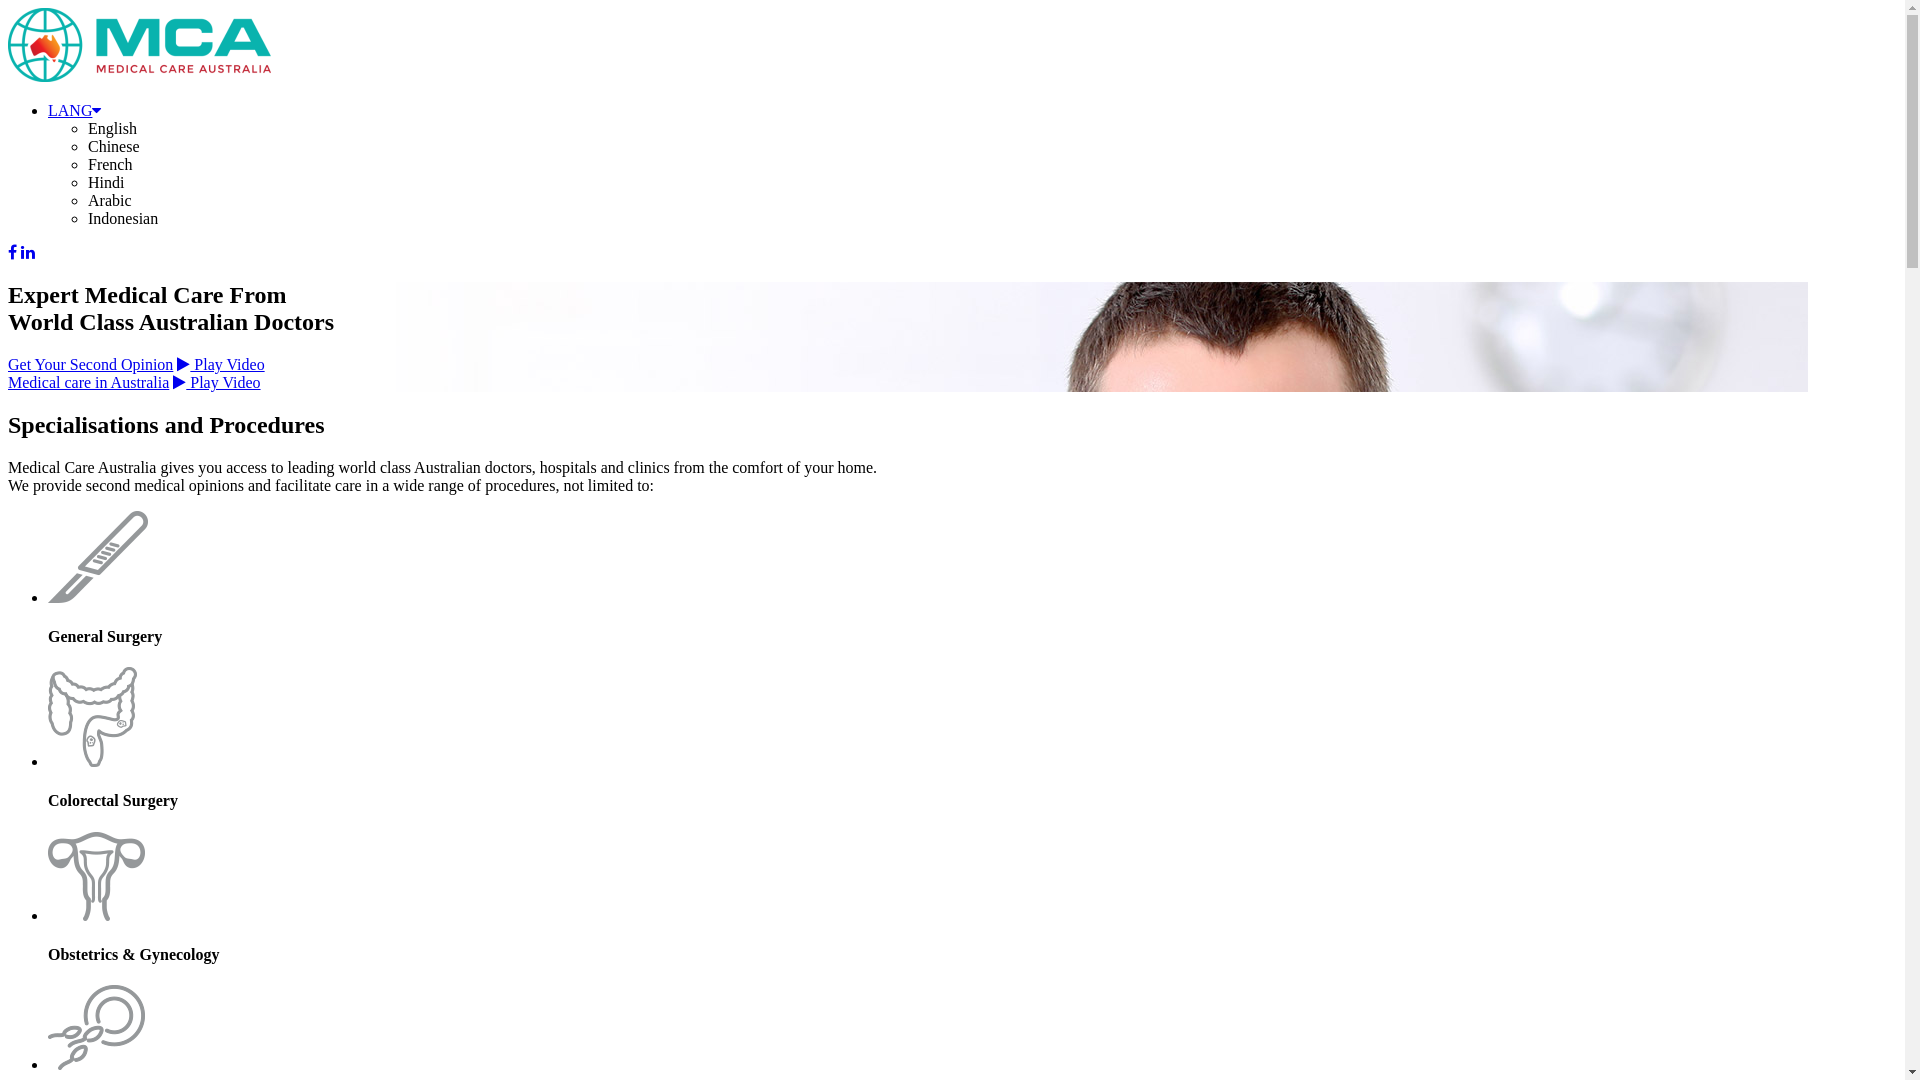 This screenshot has width=1920, height=1080. What do you see at coordinates (109, 200) in the screenshot?
I see `'Arabic'` at bounding box center [109, 200].